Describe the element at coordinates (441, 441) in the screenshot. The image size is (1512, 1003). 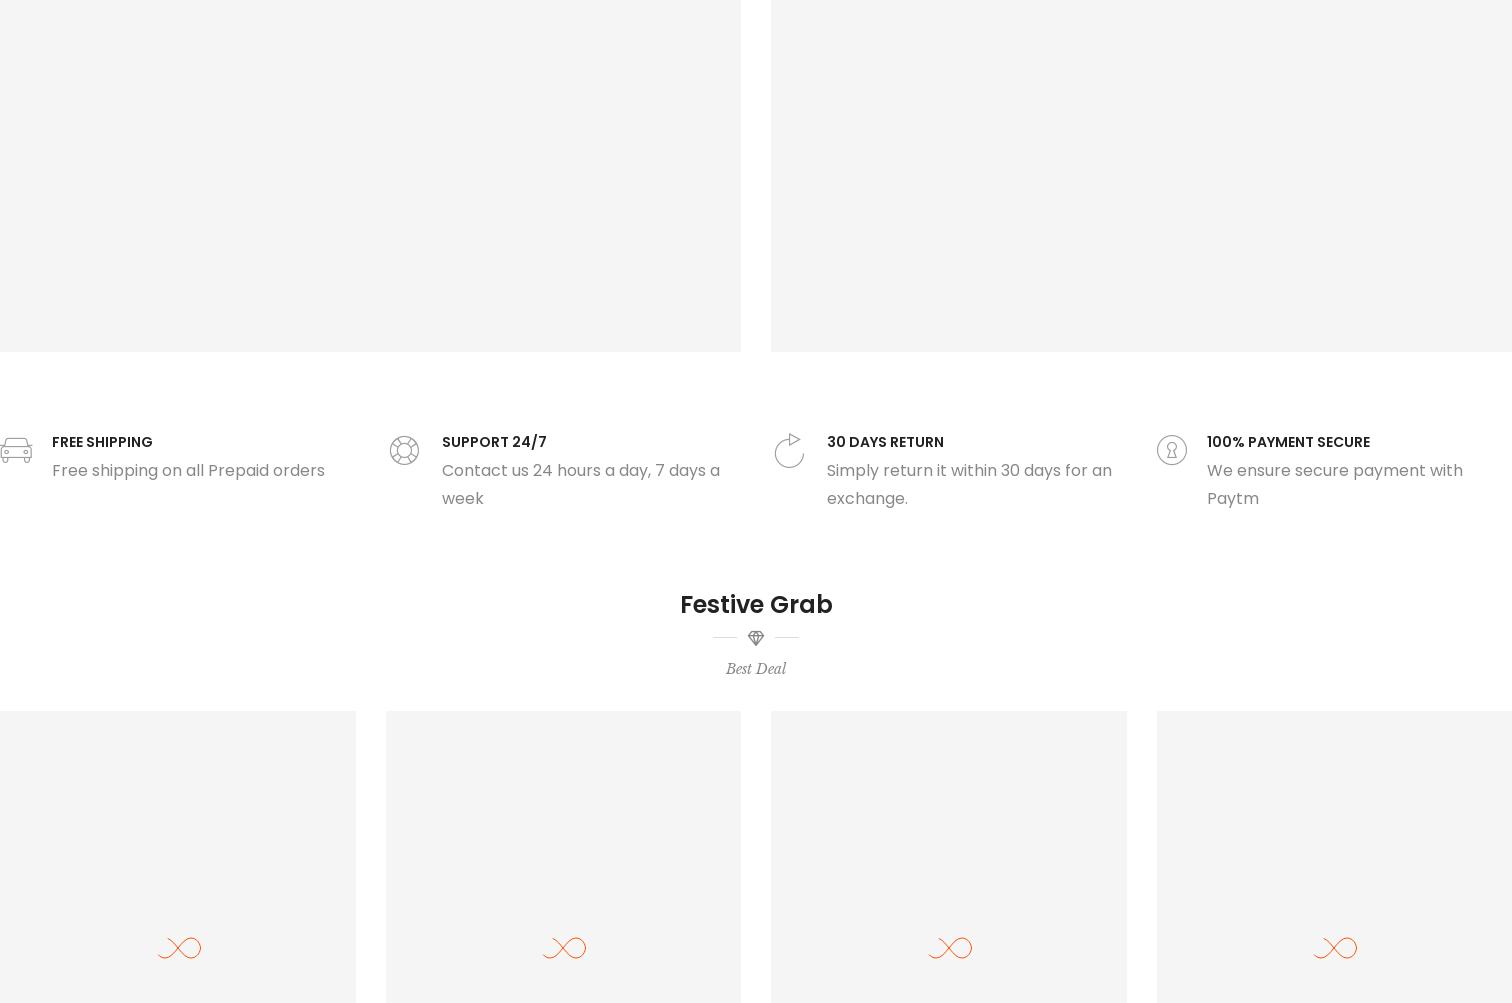
I see `'SUPPORT 24/7'` at that location.